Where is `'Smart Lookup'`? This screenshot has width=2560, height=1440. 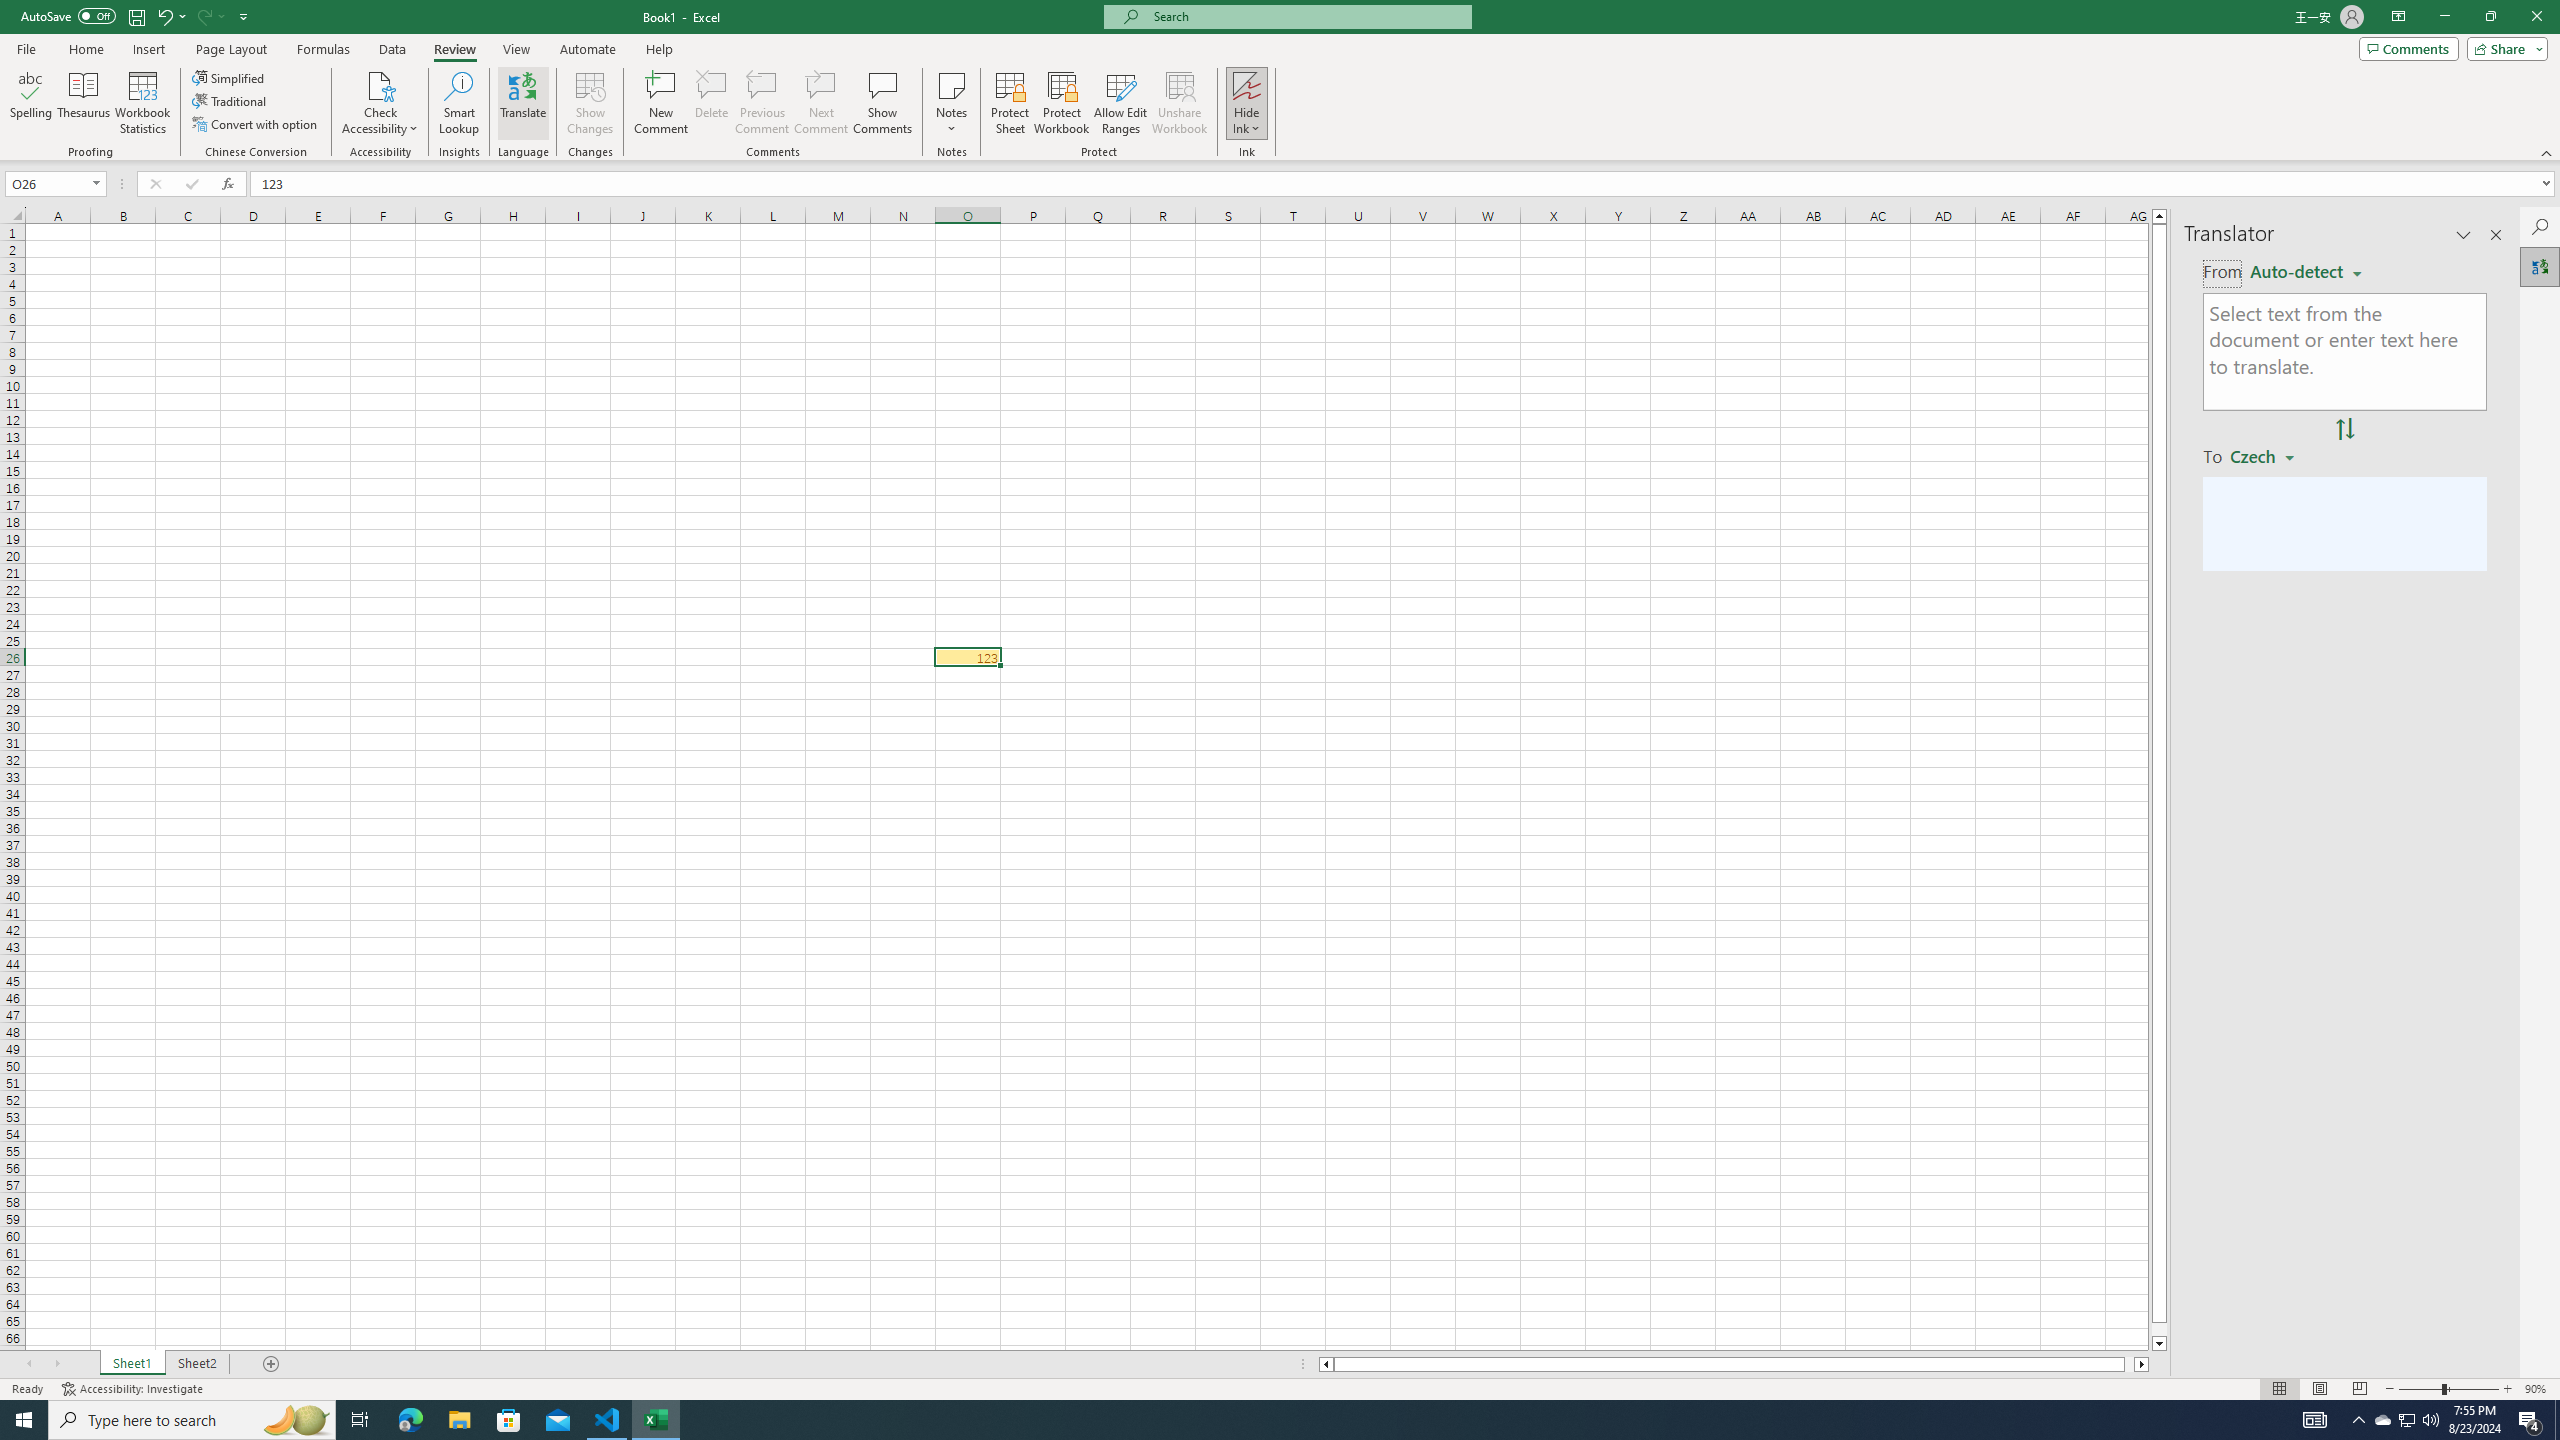 'Smart Lookup' is located at coordinates (458, 103).